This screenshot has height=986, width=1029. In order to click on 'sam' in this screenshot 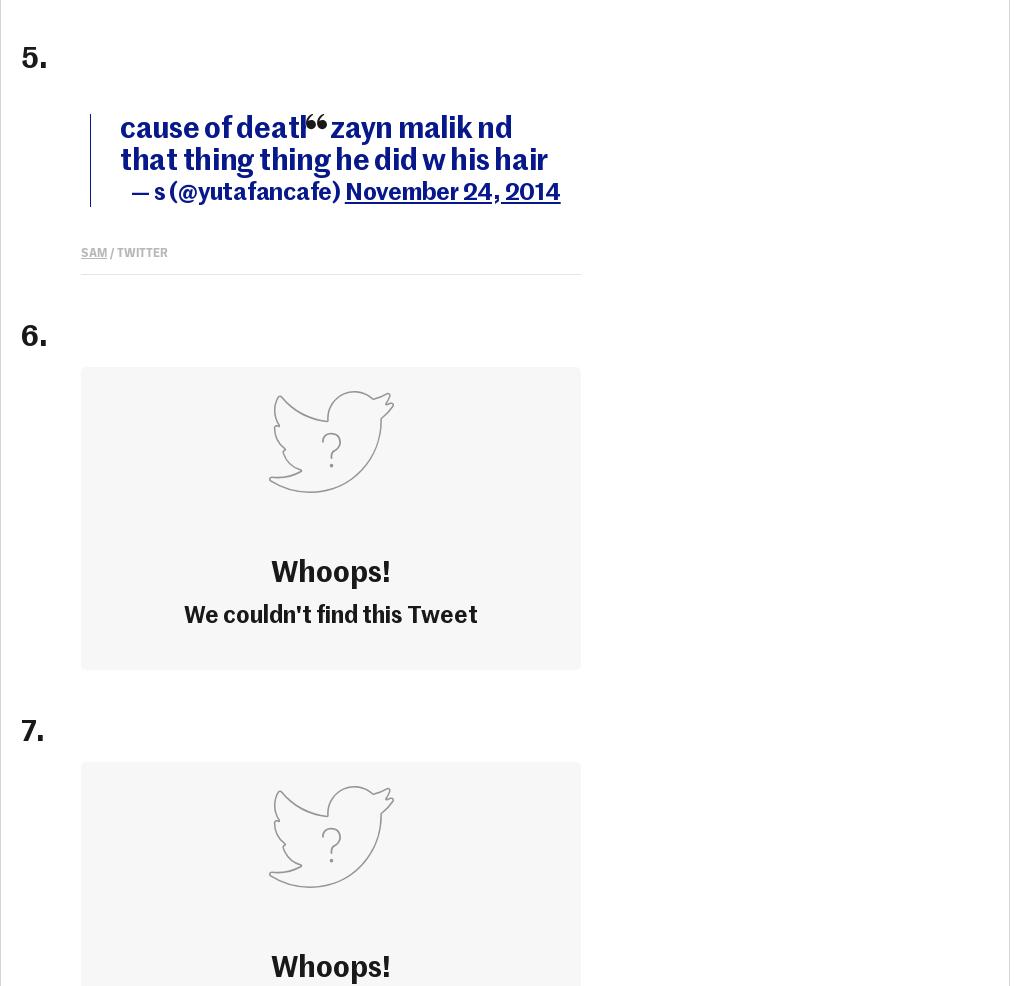, I will do `click(93, 252)`.